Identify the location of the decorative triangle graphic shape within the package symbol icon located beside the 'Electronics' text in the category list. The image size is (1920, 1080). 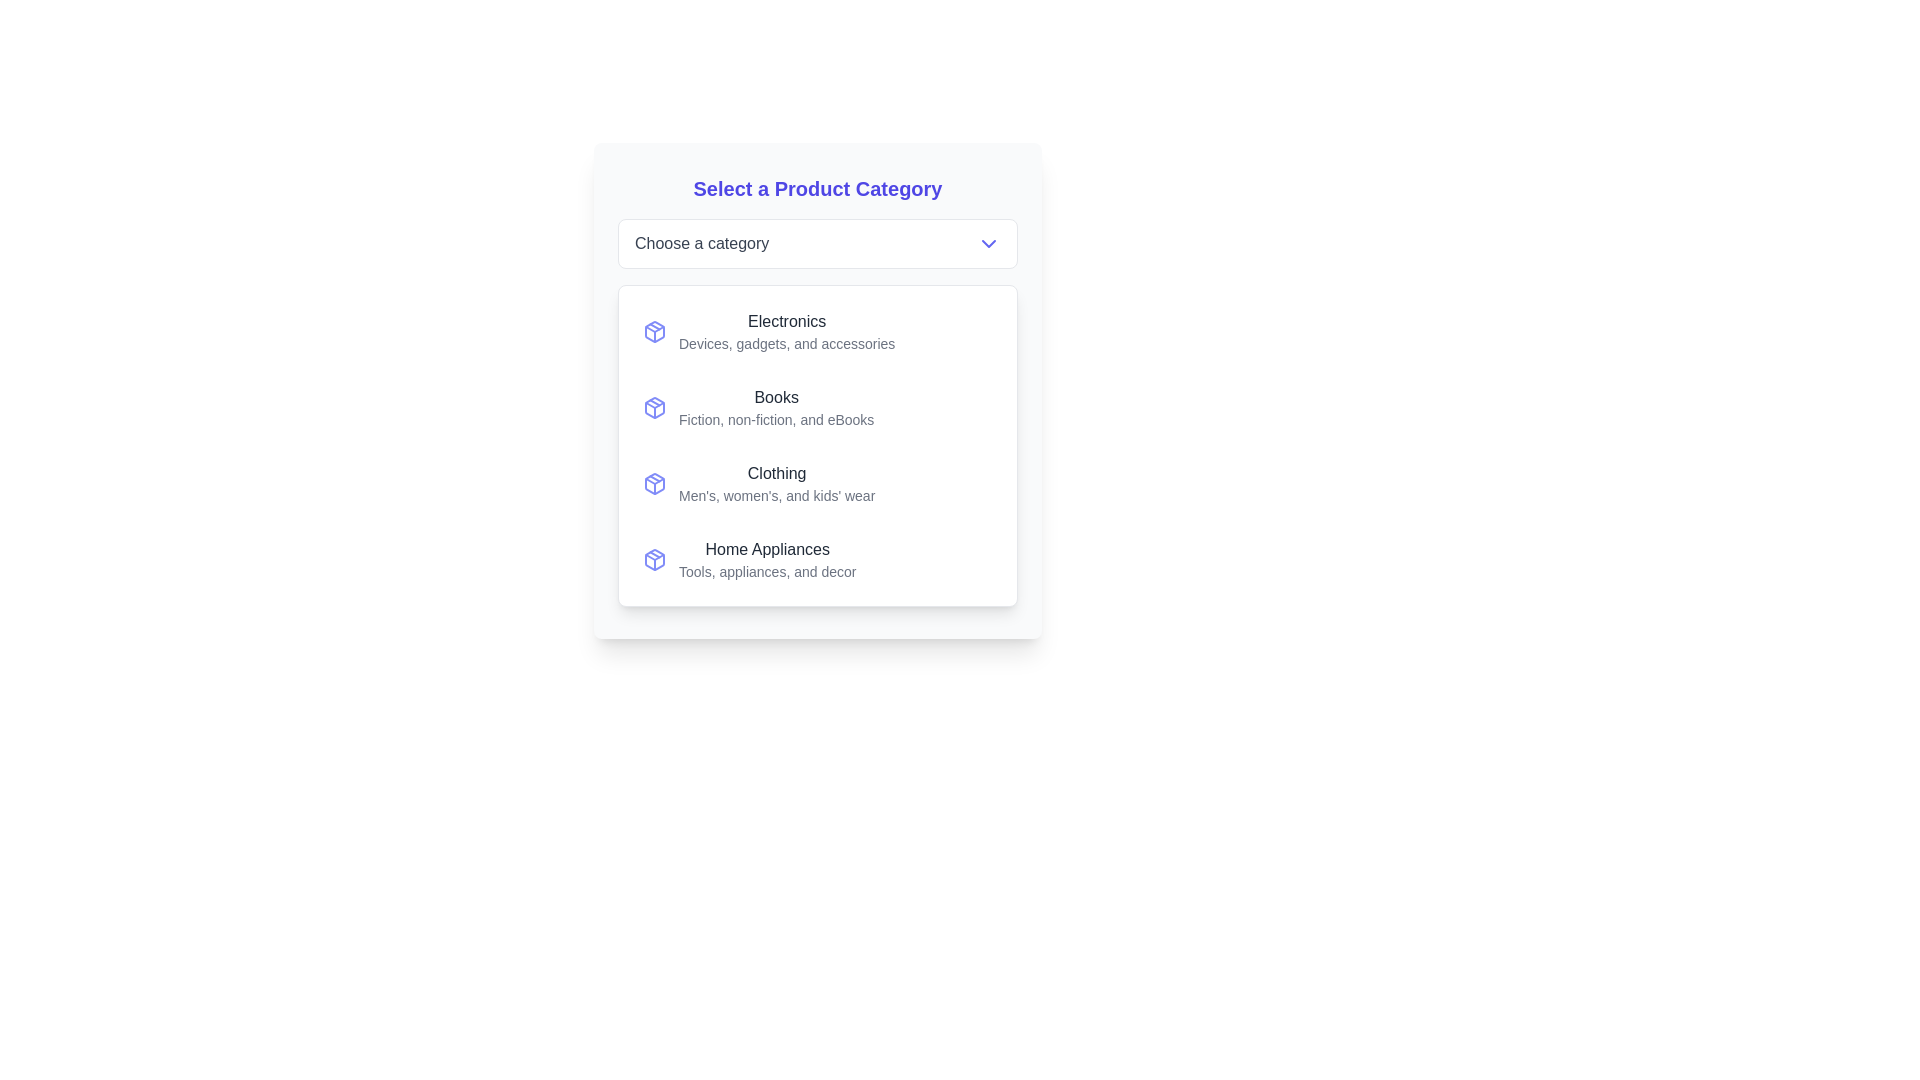
(654, 328).